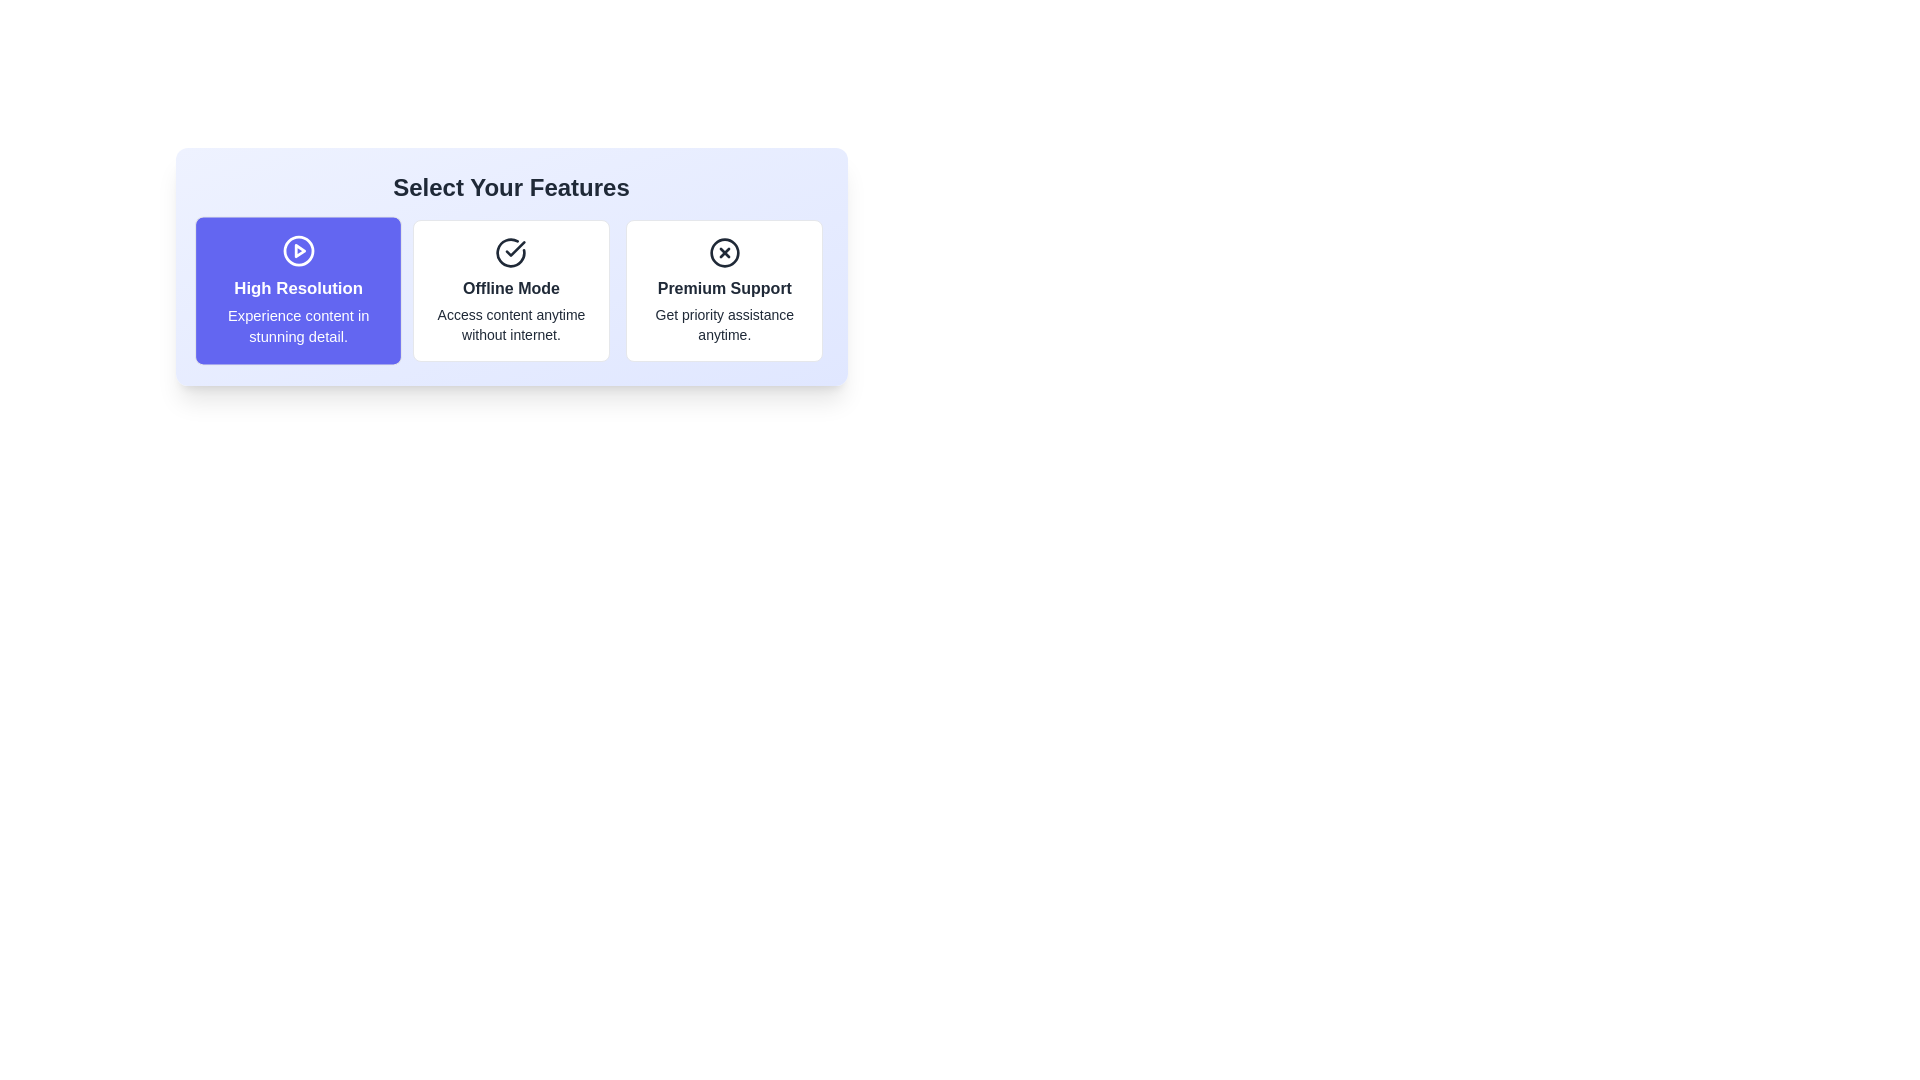 The height and width of the screenshot is (1080, 1920). What do you see at coordinates (297, 290) in the screenshot?
I see `the 'High Resolution' interactive card located at the top left corner of the grid layout` at bounding box center [297, 290].